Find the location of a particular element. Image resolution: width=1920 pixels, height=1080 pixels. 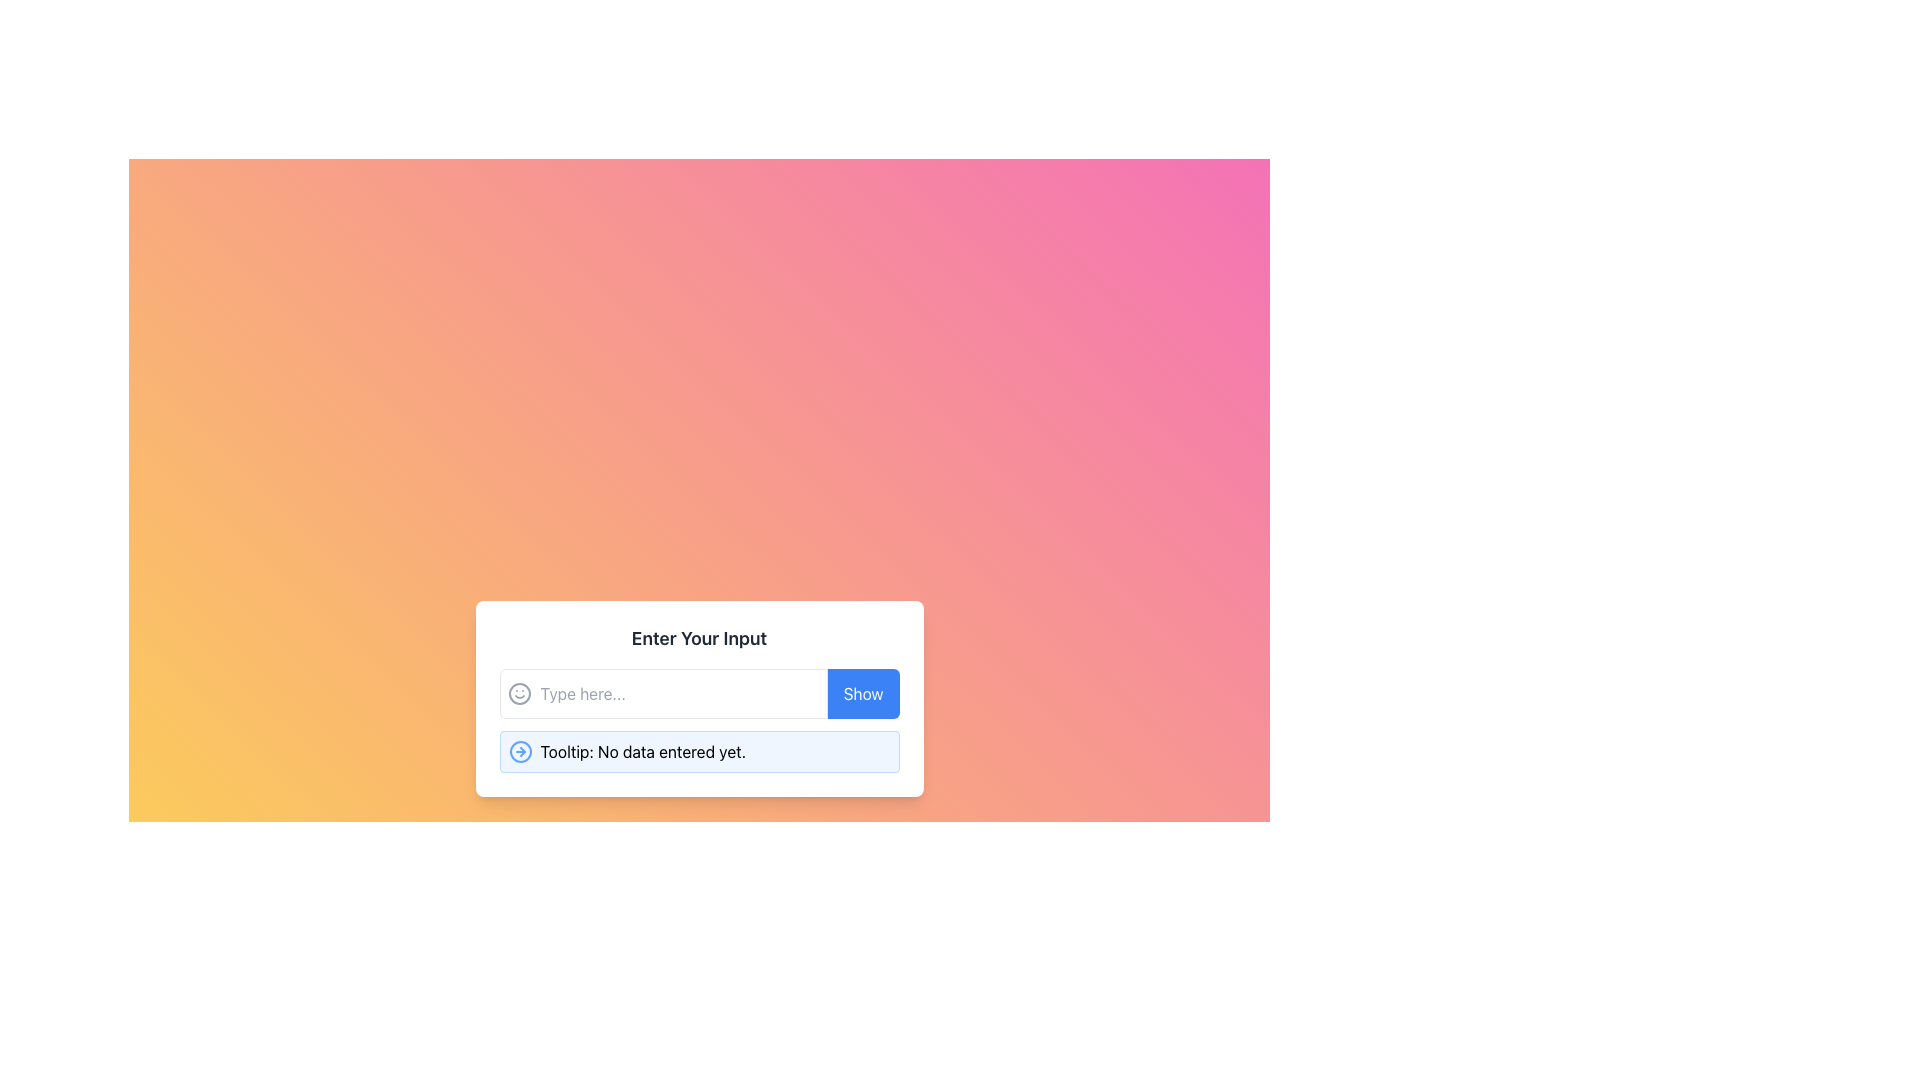

the gray smiley face icon located at the leftmost end of the input field labeled 'Type here...' is located at coordinates (519, 693).